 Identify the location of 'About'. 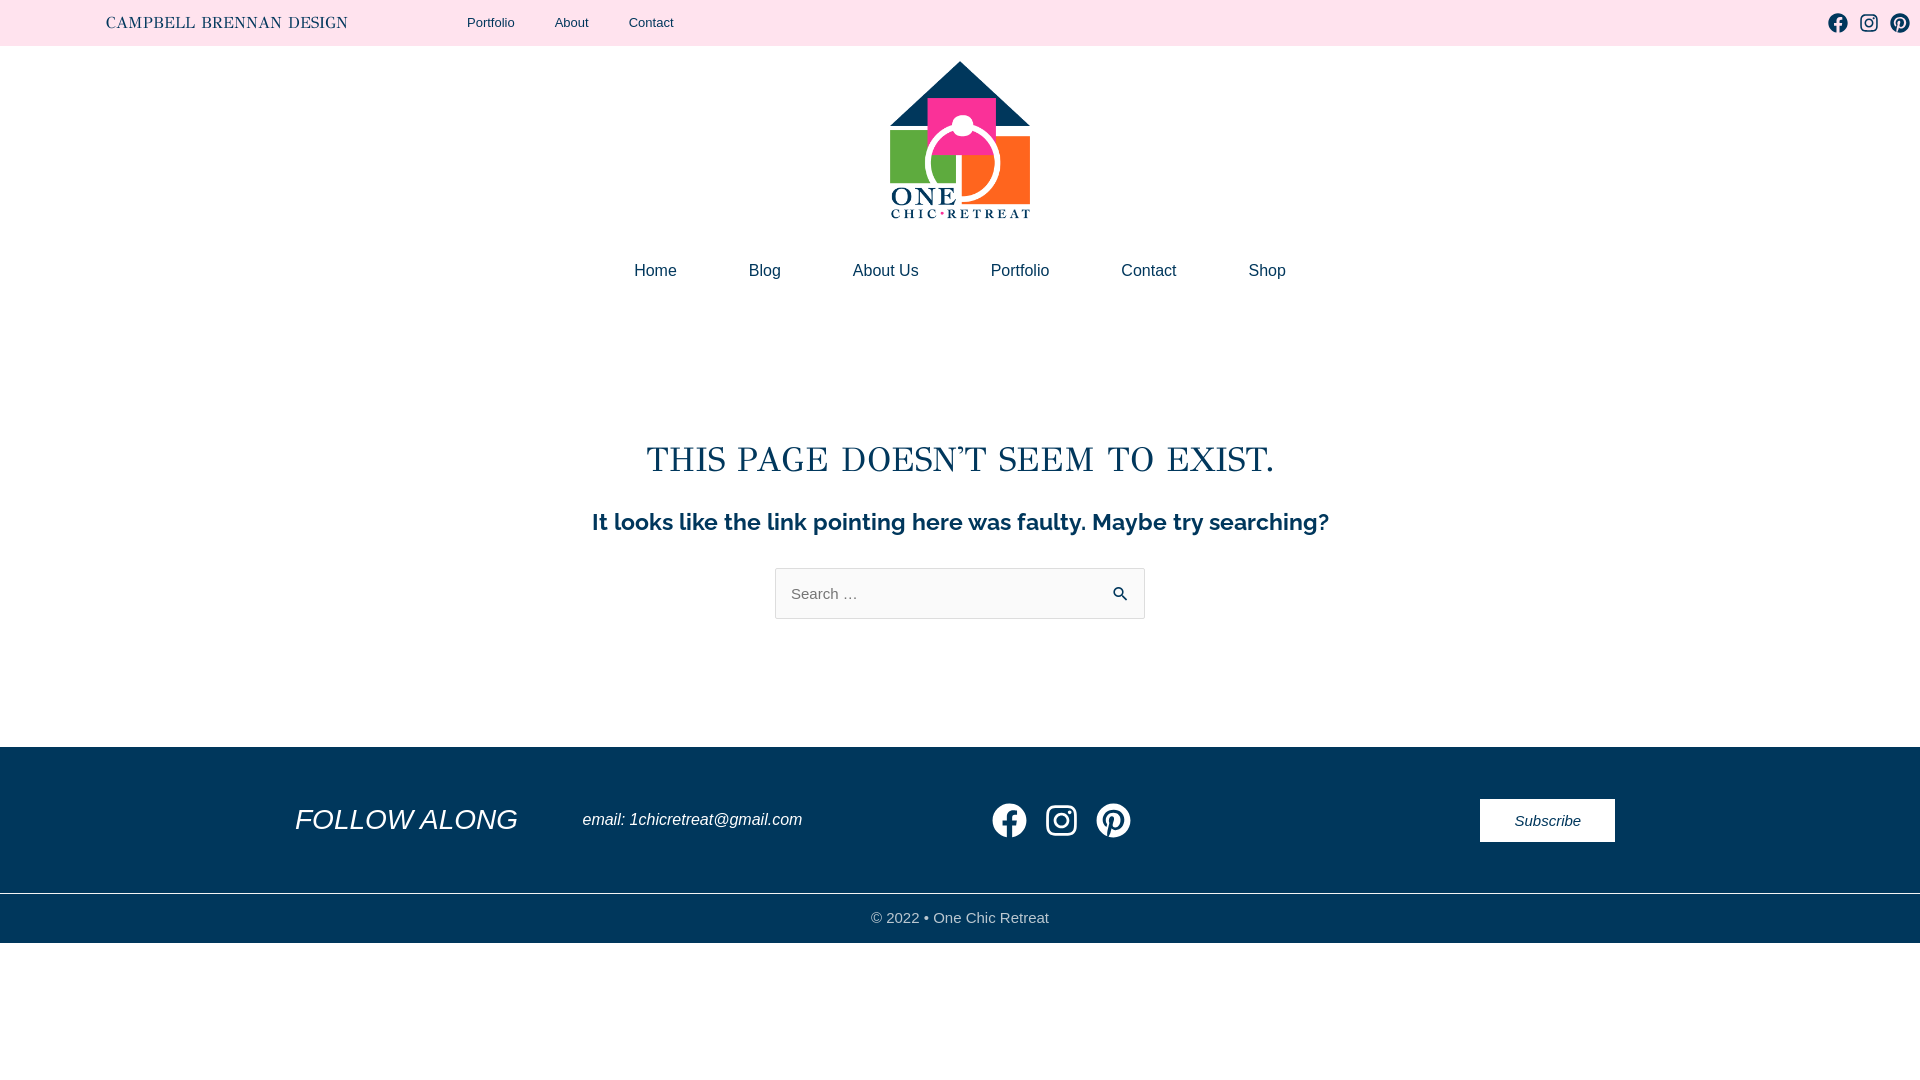
(570, 23).